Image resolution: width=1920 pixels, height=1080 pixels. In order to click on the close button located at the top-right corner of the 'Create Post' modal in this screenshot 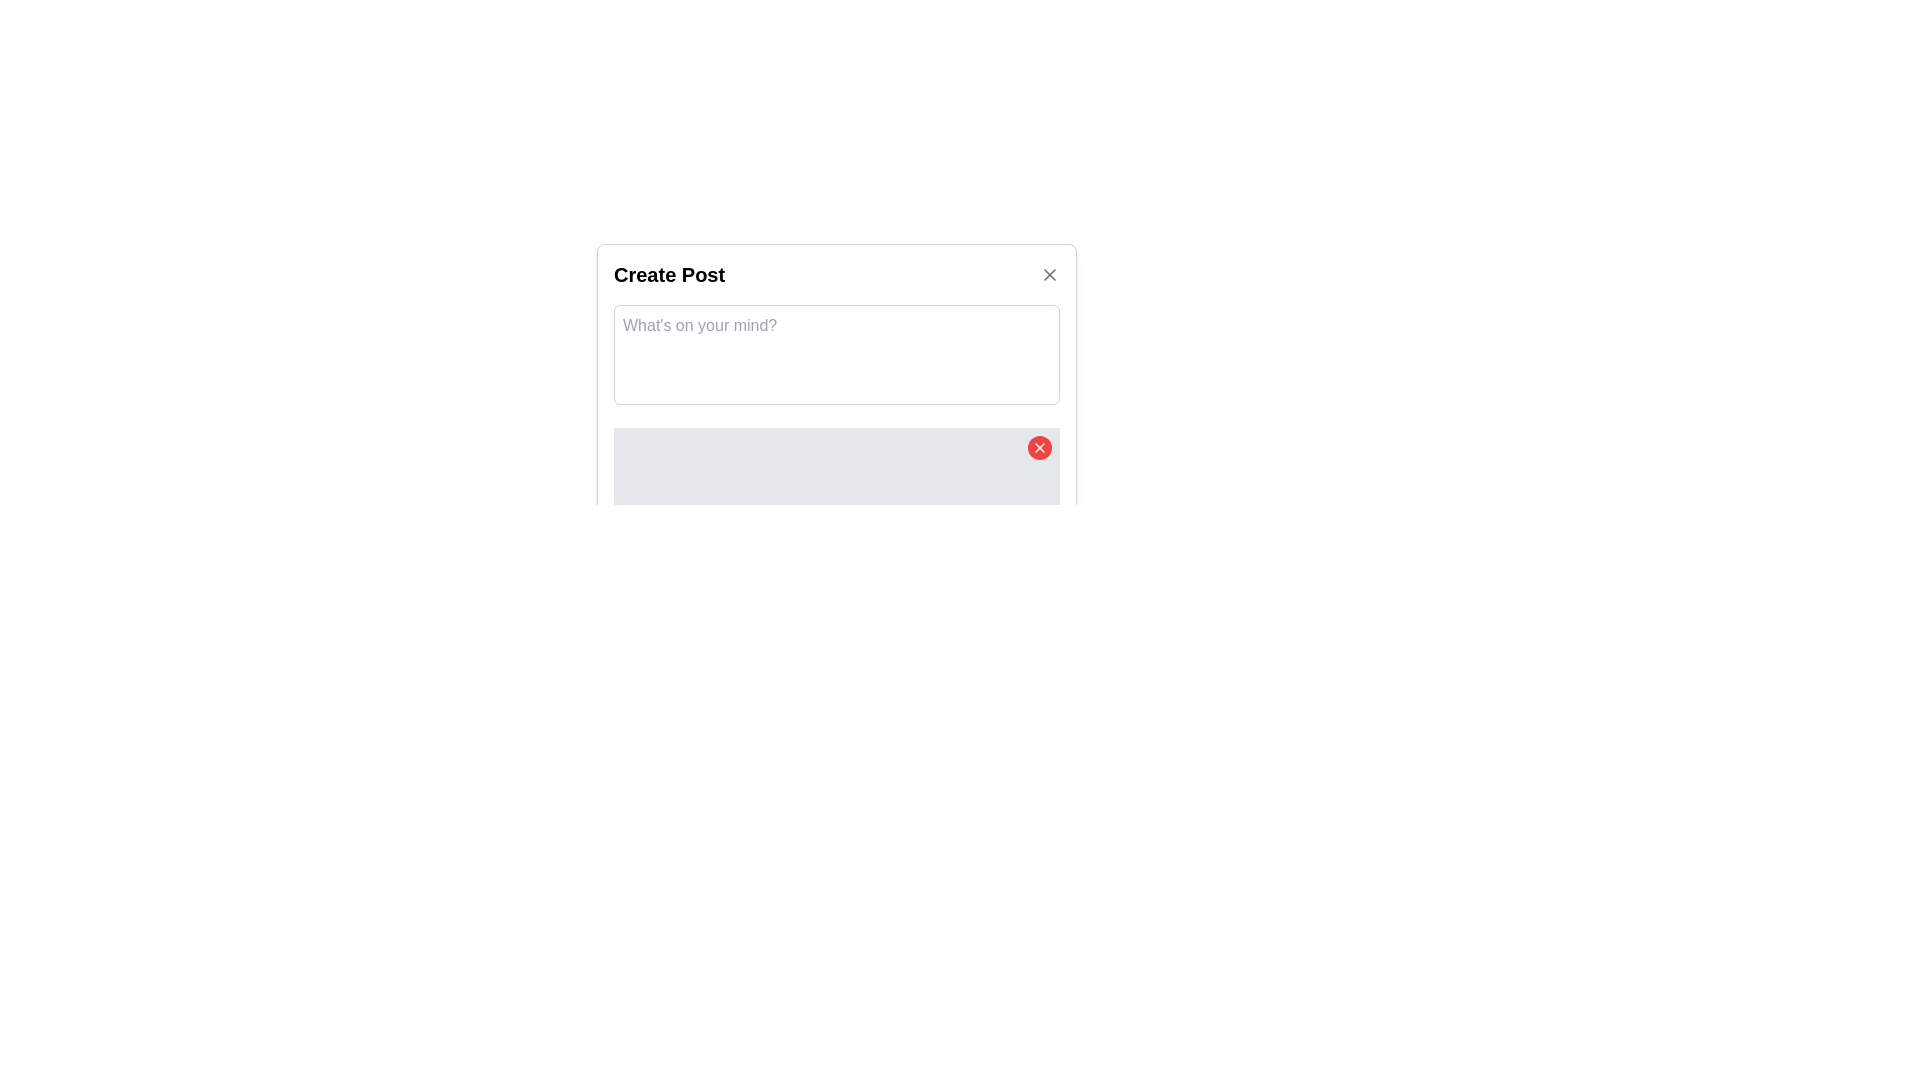, I will do `click(1049, 274)`.